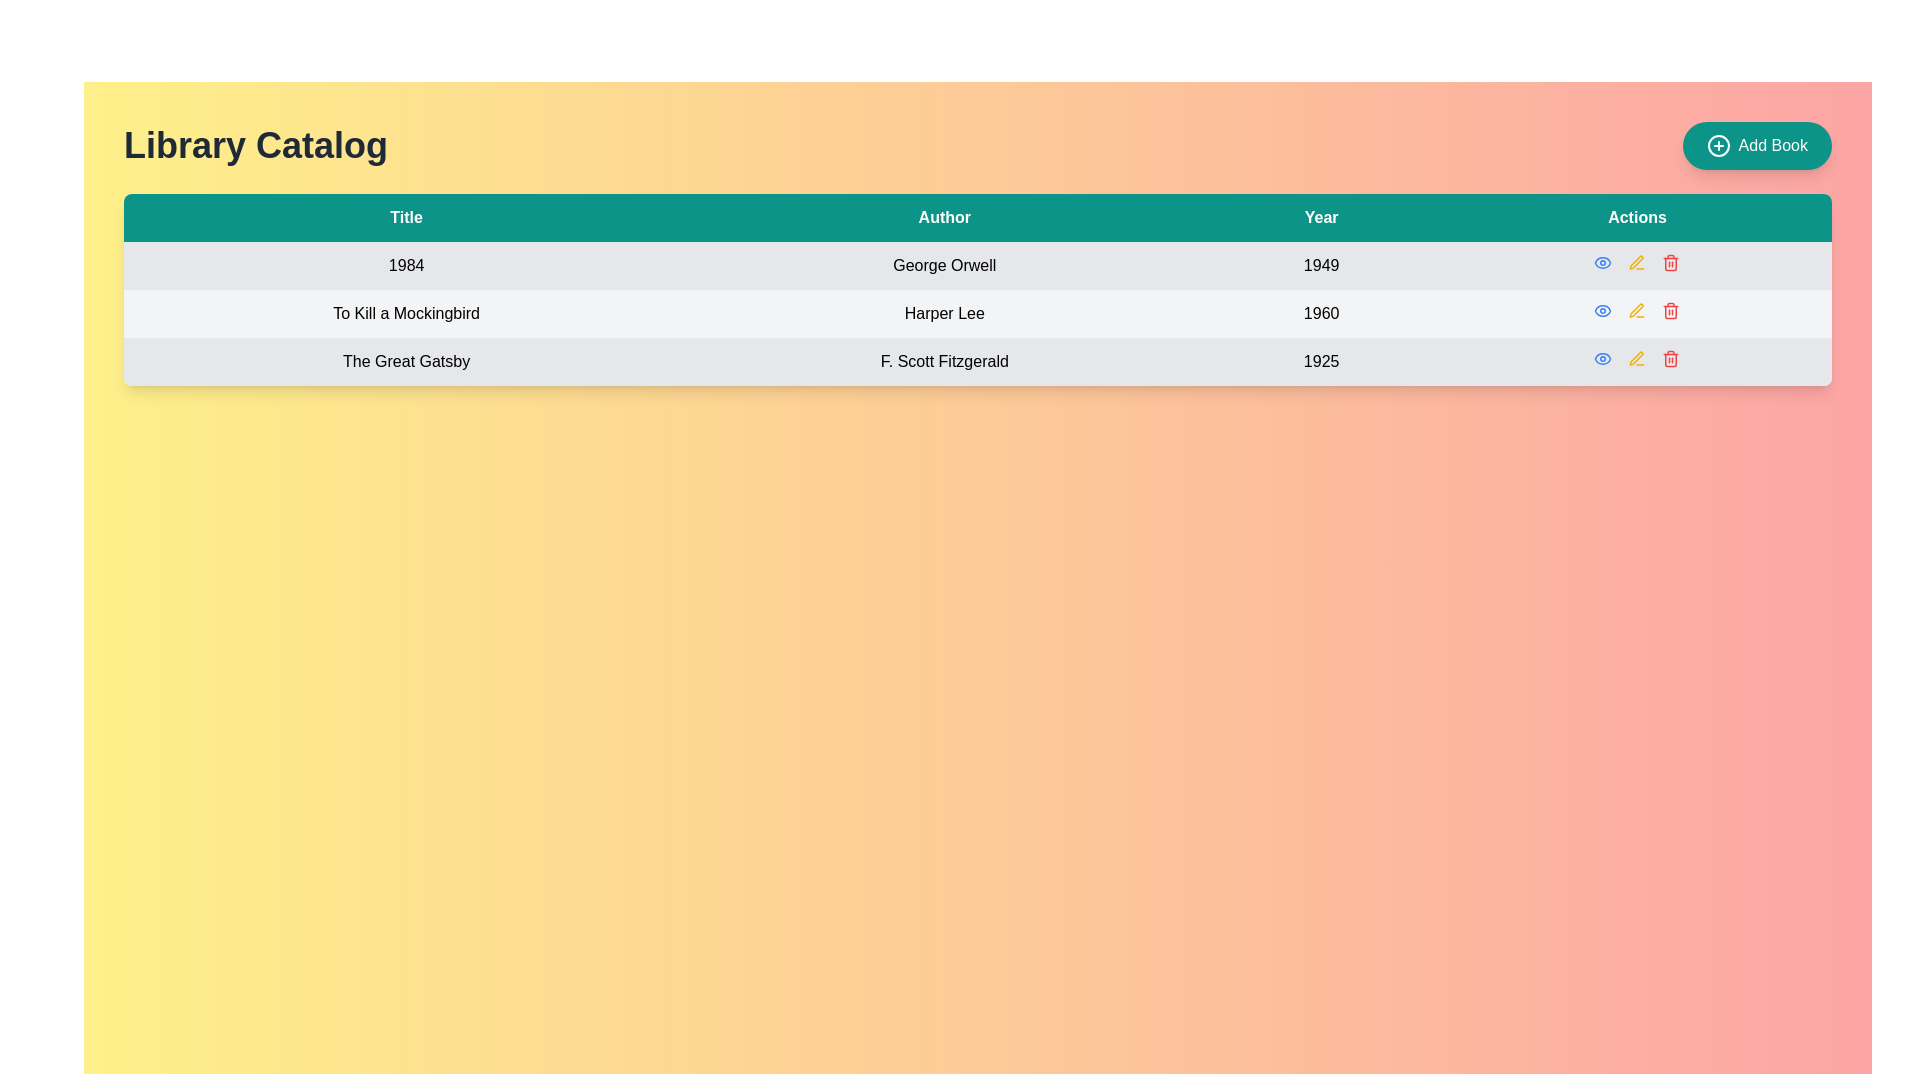 The image size is (1920, 1080). I want to click on the edit button for the book 'To Kill a Mockingbird' in the 'Actions' column of the library catalog table to prepare for modification, so click(1637, 311).